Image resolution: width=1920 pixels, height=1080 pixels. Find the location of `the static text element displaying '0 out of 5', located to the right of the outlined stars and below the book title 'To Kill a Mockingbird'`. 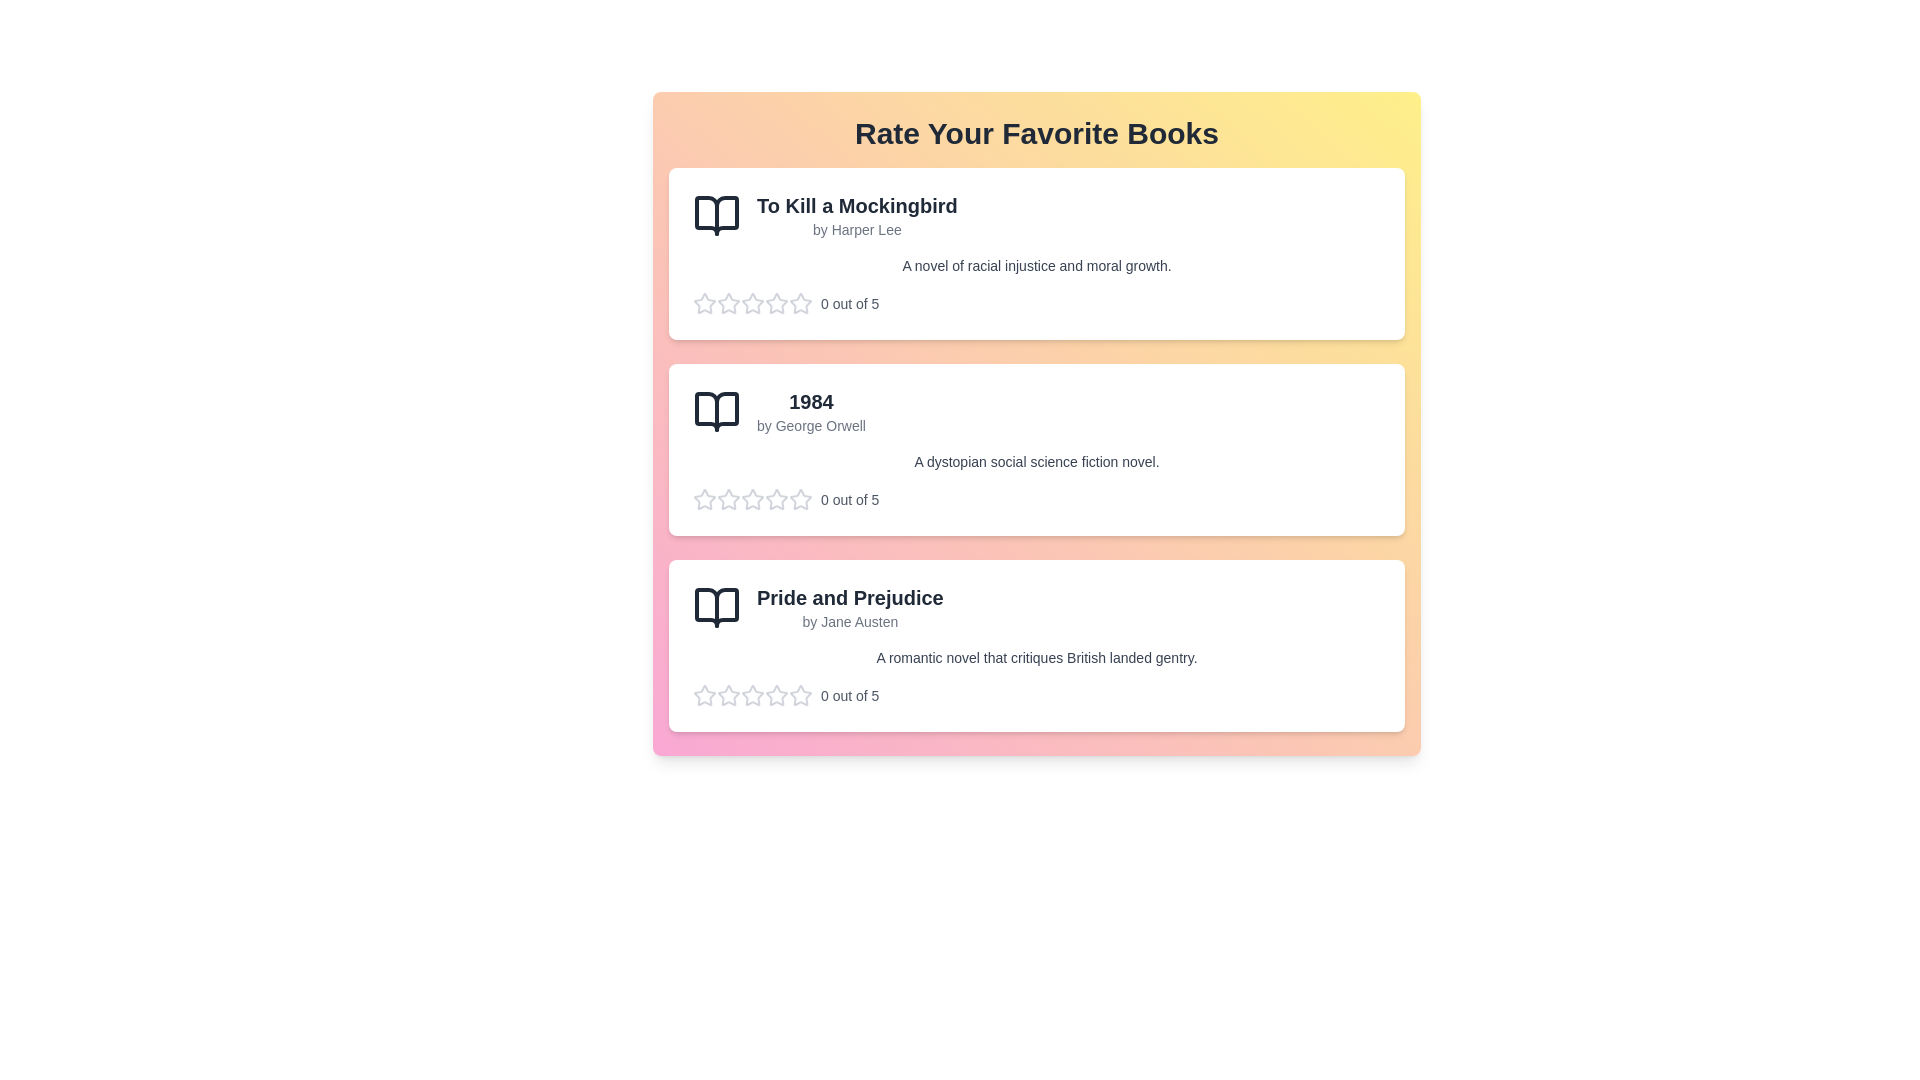

the static text element displaying '0 out of 5', located to the right of the outlined stars and below the book title 'To Kill a Mockingbird' is located at coordinates (850, 304).